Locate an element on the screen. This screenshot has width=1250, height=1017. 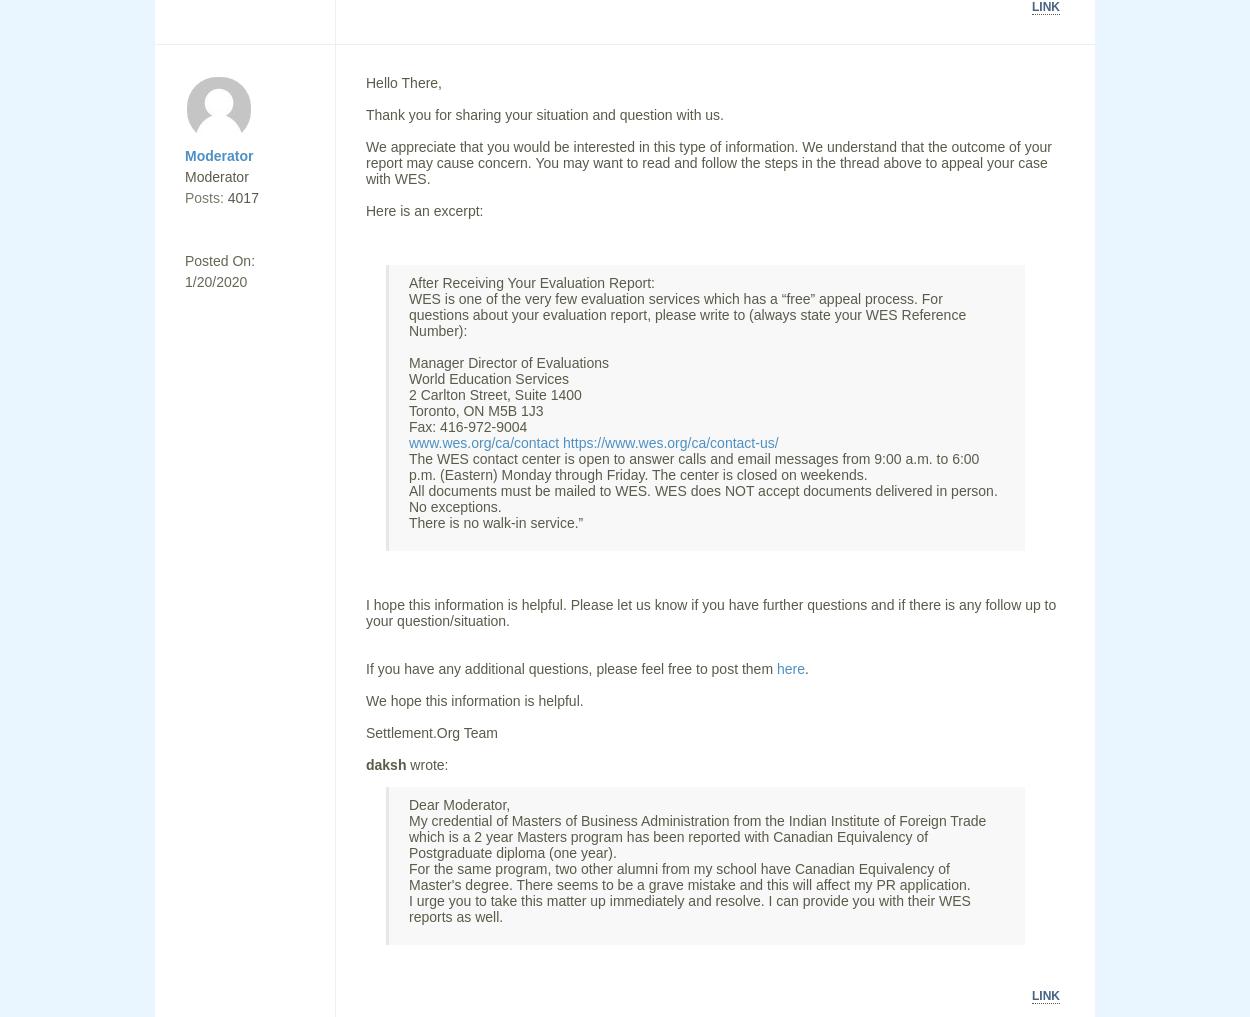
'.' is located at coordinates (806, 668).